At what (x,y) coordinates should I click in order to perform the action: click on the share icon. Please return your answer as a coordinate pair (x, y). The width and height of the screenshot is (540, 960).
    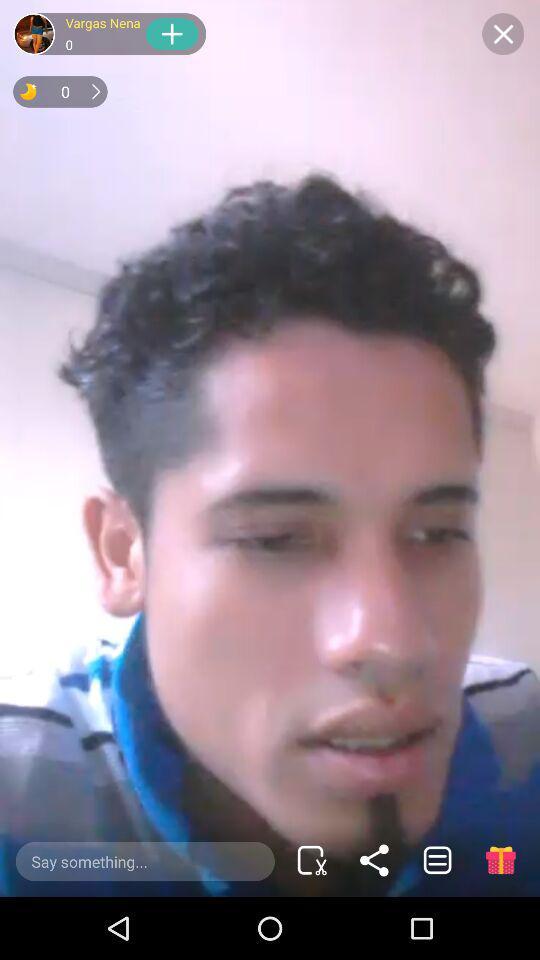
    Looking at the image, I should click on (374, 859).